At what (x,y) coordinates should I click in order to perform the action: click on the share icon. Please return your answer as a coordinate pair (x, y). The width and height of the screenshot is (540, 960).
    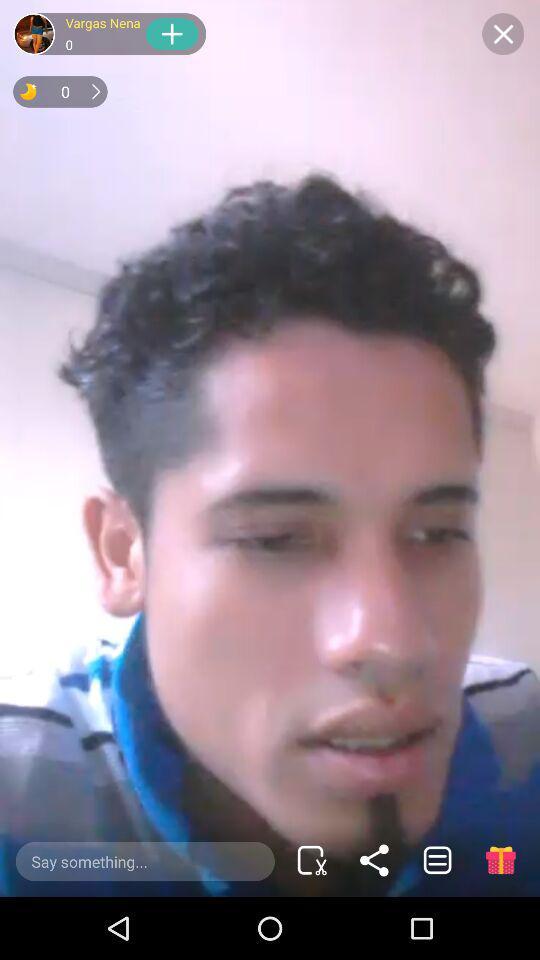
    Looking at the image, I should click on (374, 859).